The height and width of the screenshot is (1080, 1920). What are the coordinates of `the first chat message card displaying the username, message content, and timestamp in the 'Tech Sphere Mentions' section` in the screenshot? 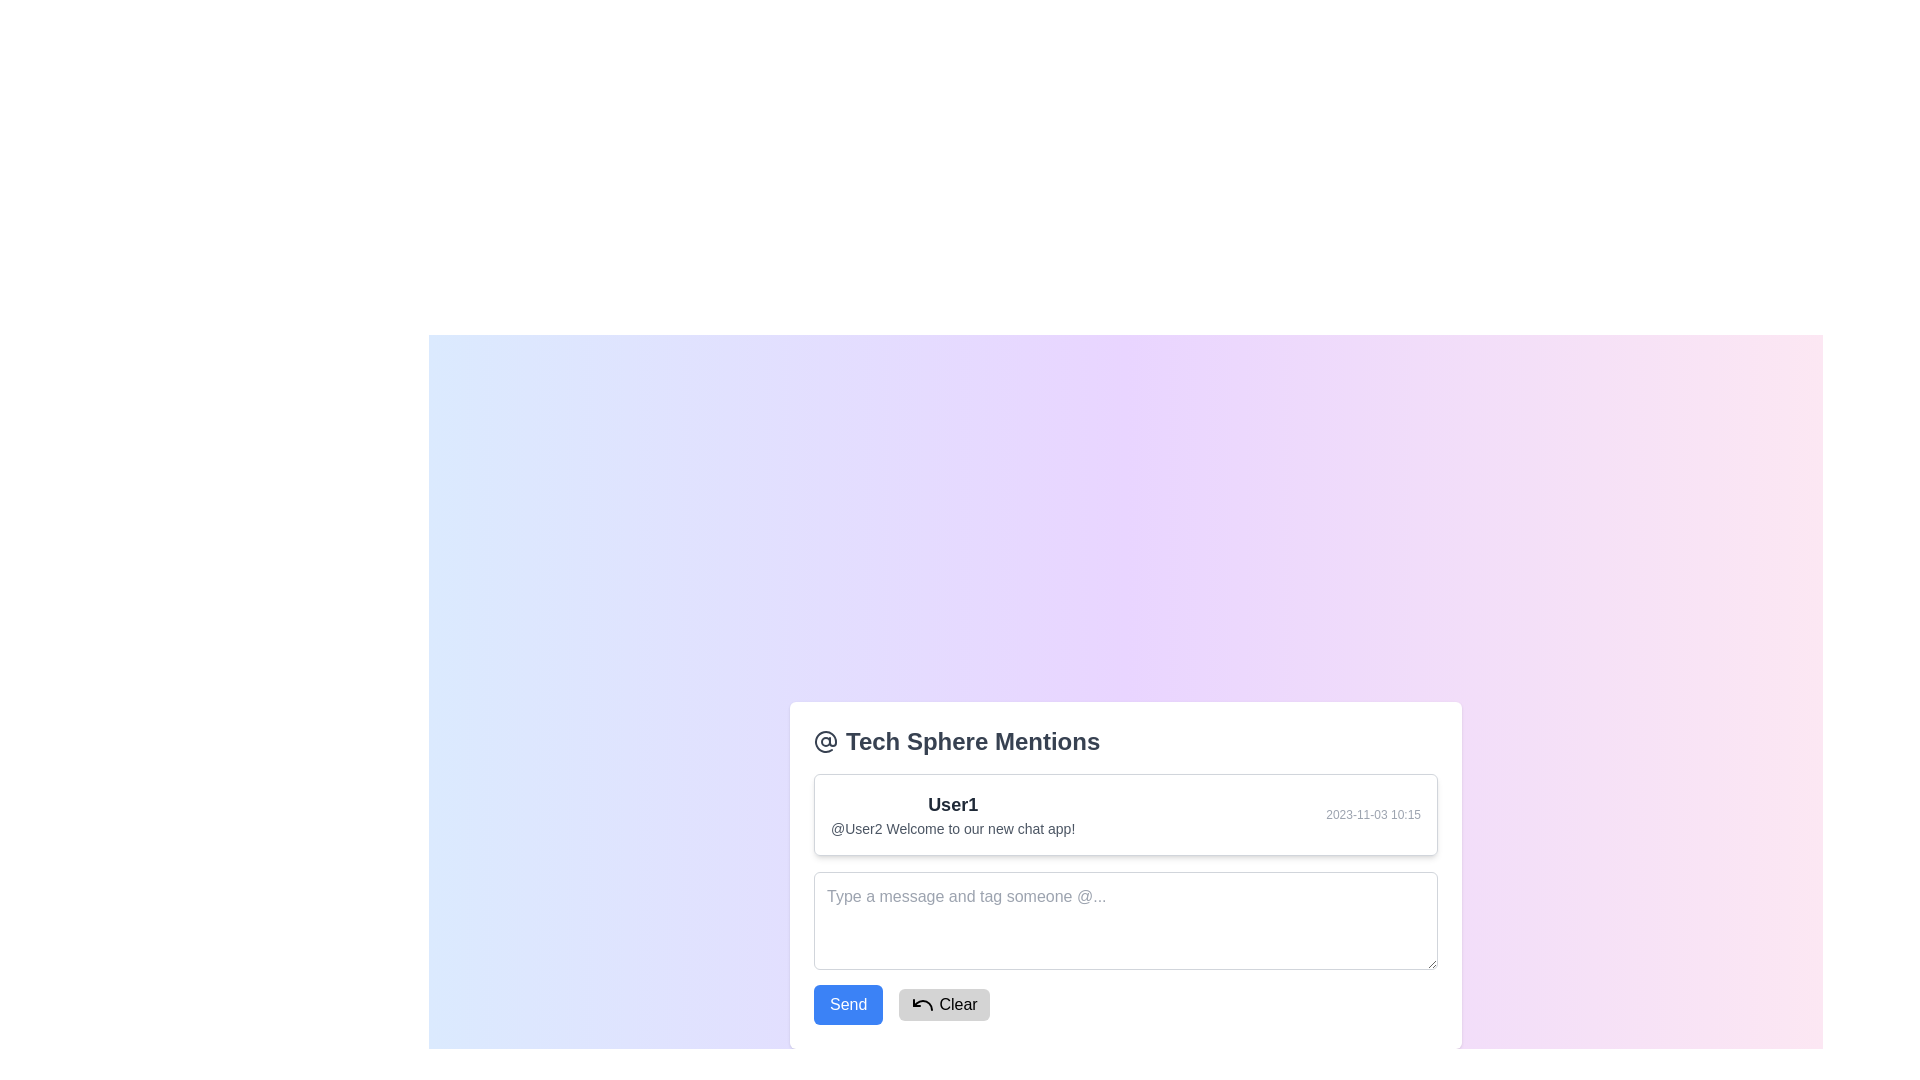 It's located at (1126, 813).